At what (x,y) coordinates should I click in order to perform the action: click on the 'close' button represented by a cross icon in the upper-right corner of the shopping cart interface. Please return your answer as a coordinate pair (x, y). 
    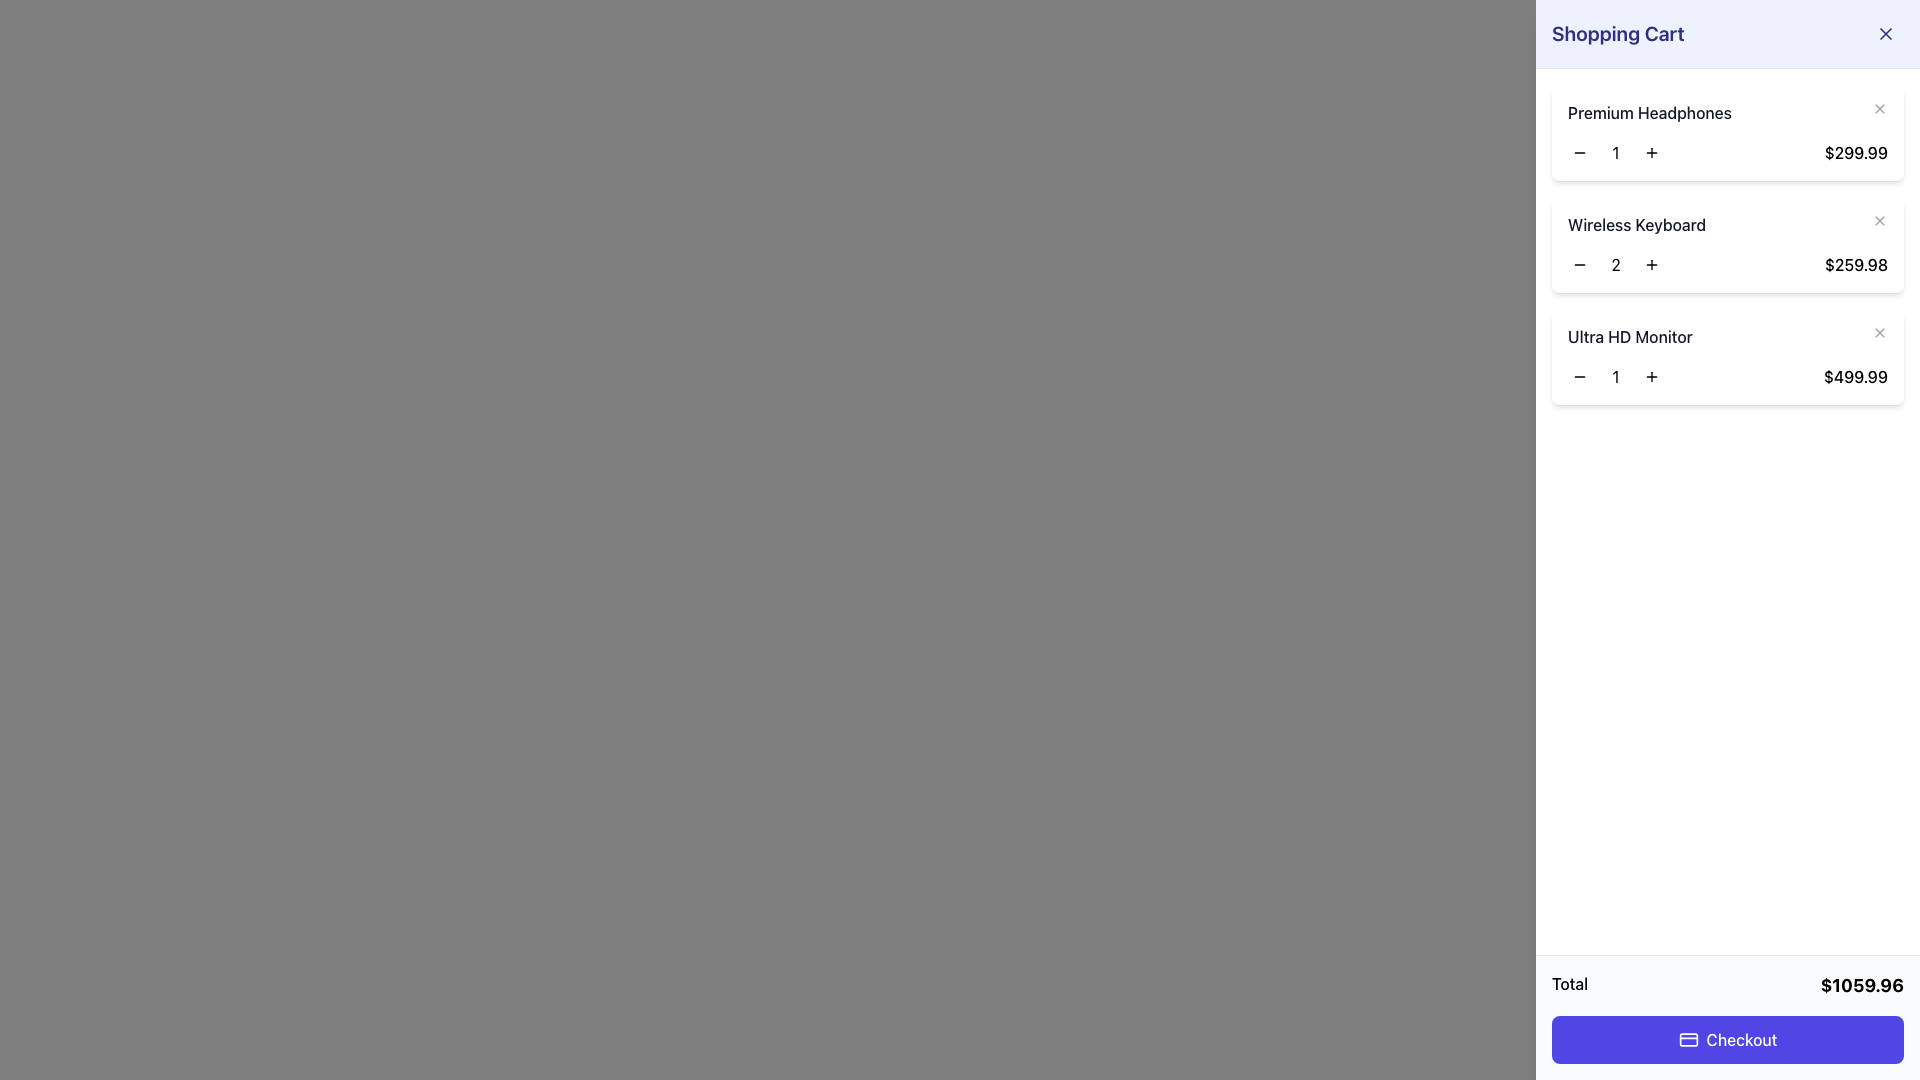
    Looking at the image, I should click on (1885, 34).